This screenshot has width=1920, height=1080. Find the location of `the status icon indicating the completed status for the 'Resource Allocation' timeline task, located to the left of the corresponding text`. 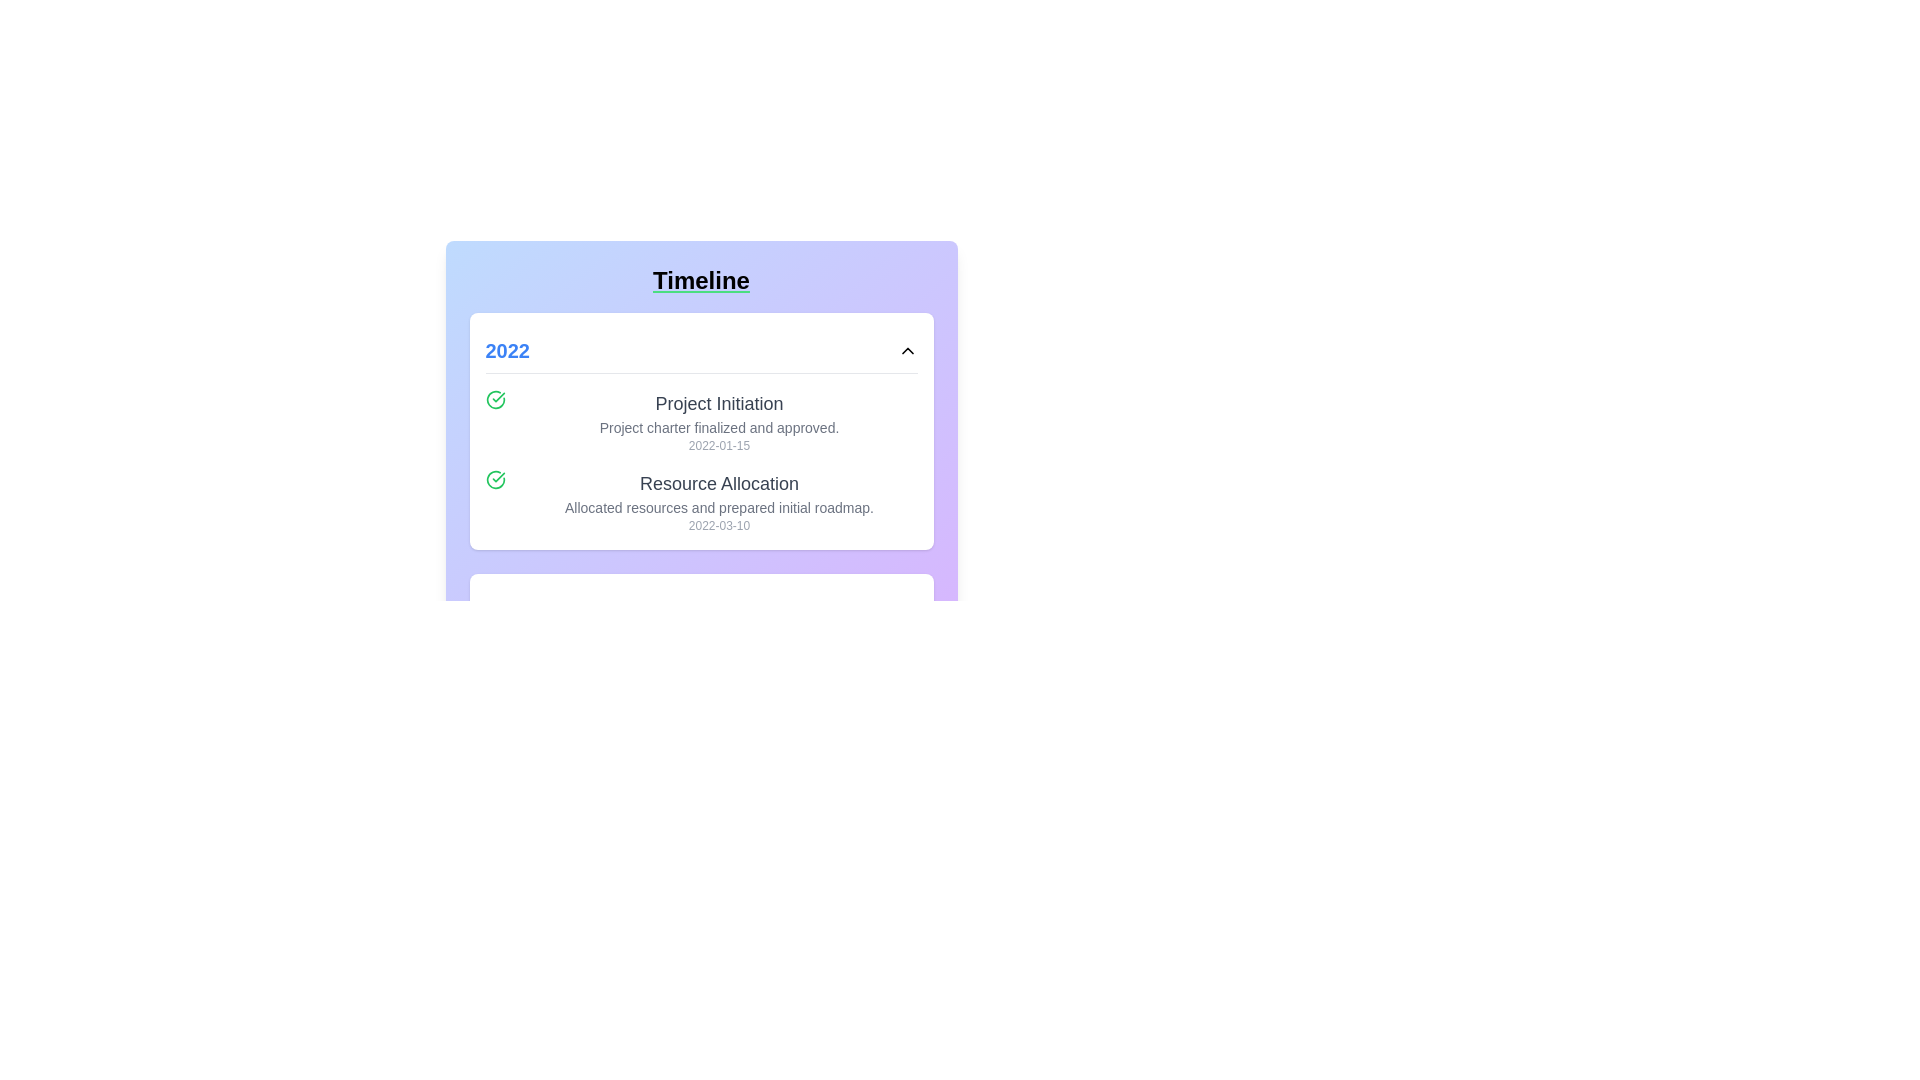

the status icon indicating the completed status for the 'Resource Allocation' timeline task, located to the left of the corresponding text is located at coordinates (495, 479).